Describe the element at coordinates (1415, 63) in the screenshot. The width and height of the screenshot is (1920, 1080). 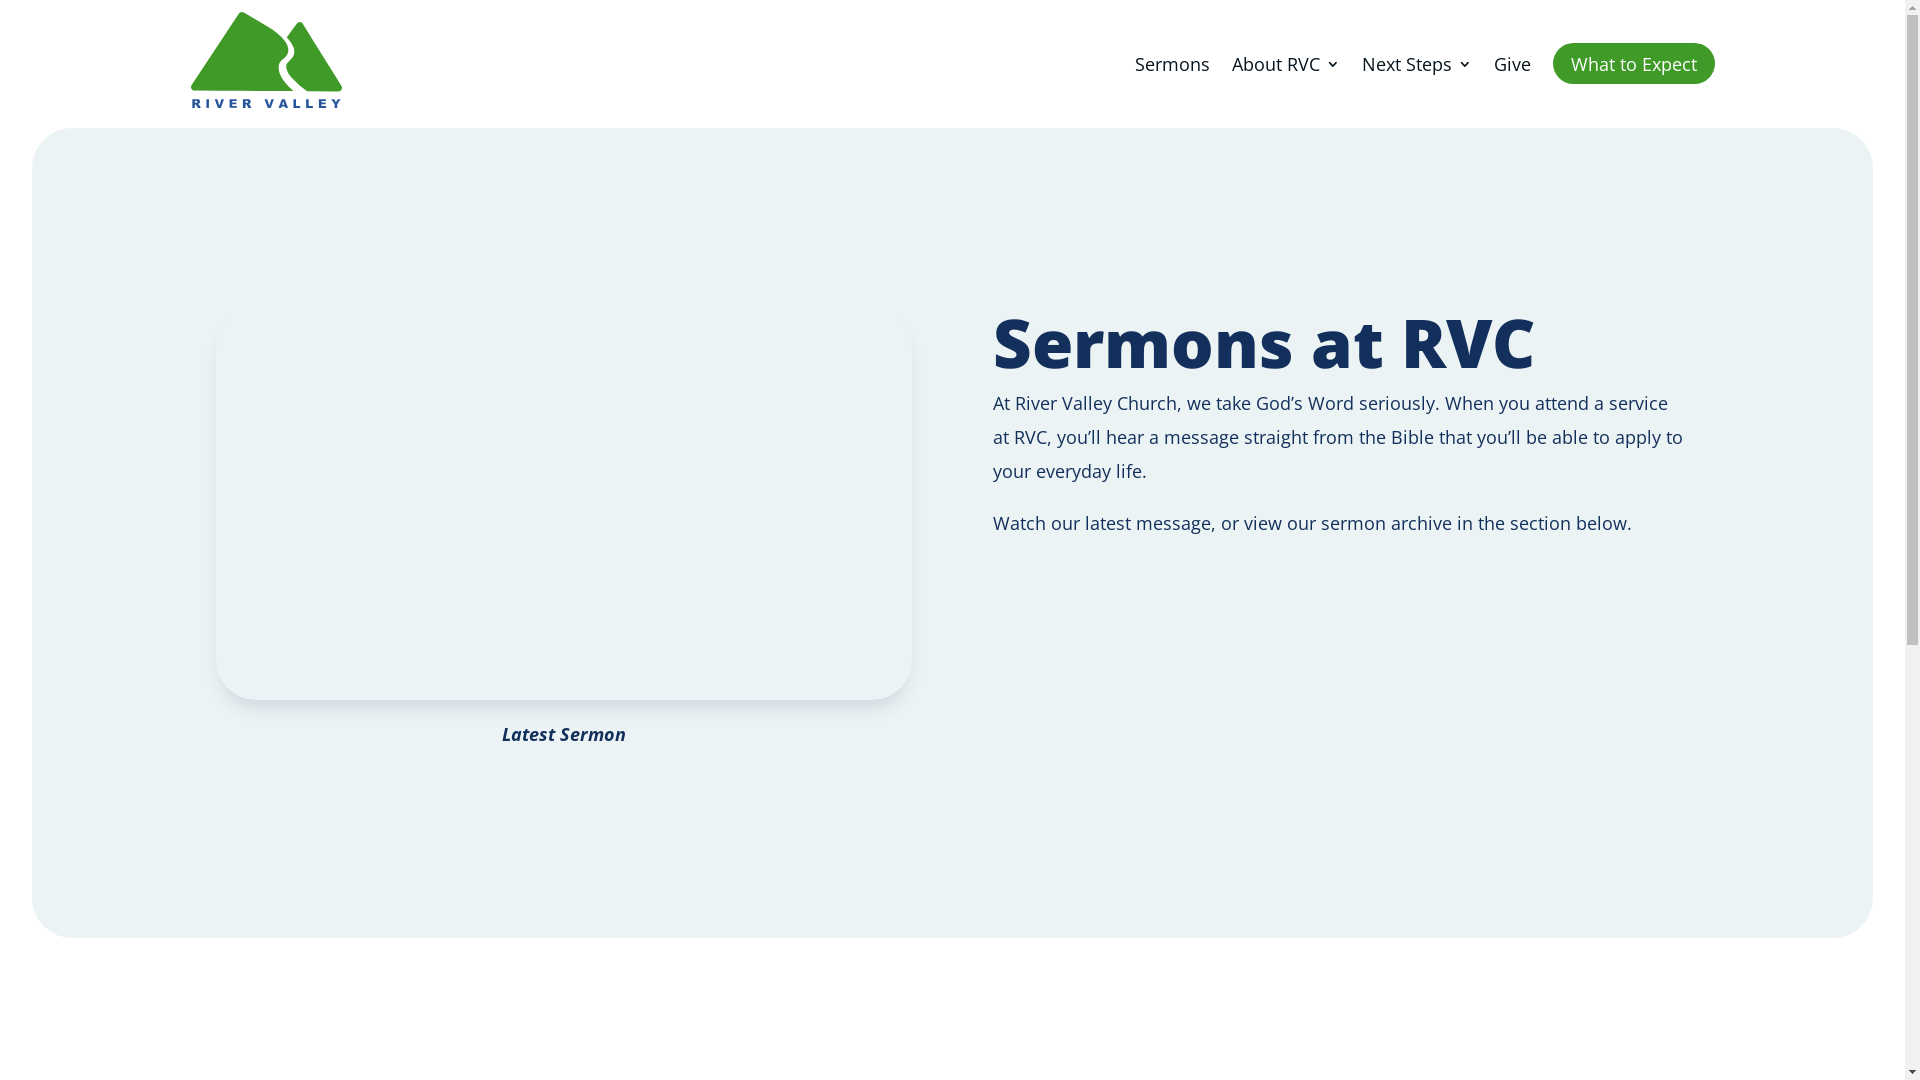
I see `'Next Steps'` at that location.